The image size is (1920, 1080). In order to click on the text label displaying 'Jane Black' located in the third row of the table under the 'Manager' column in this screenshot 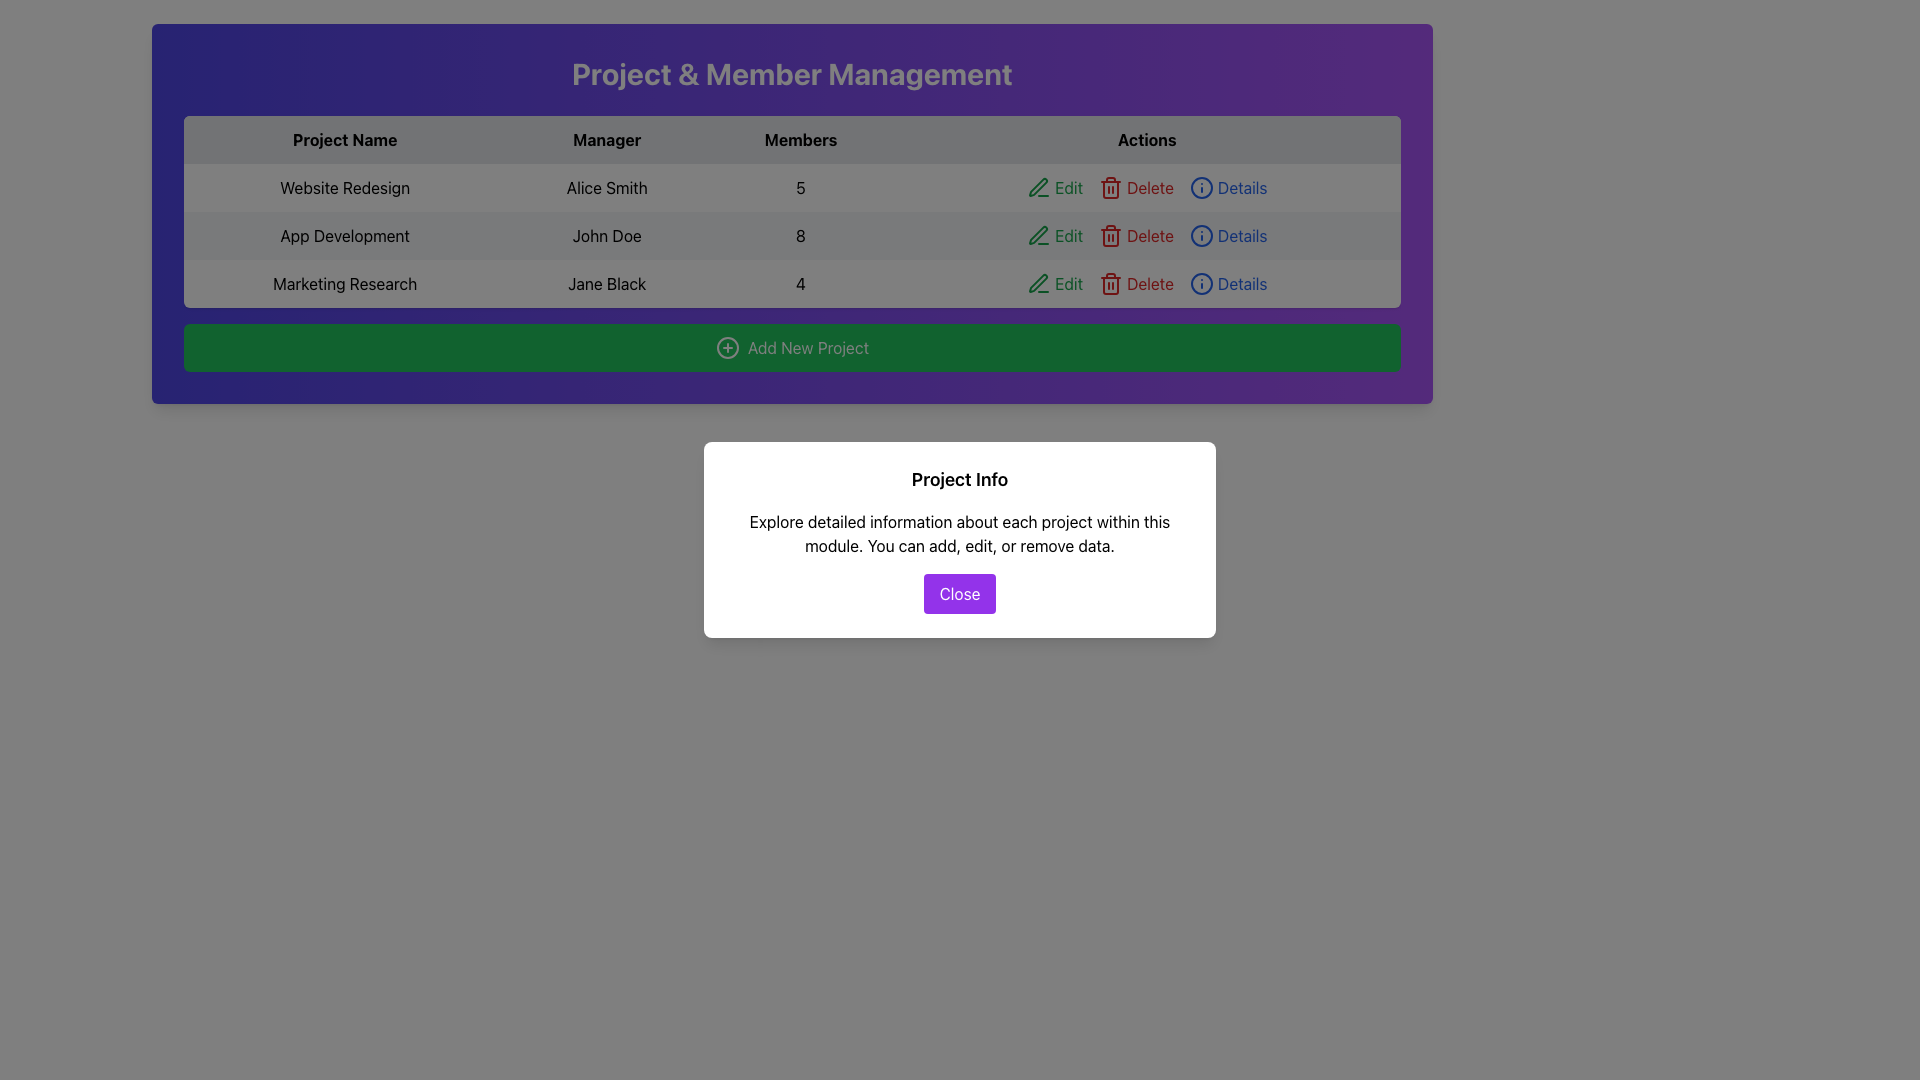, I will do `click(606, 284)`.